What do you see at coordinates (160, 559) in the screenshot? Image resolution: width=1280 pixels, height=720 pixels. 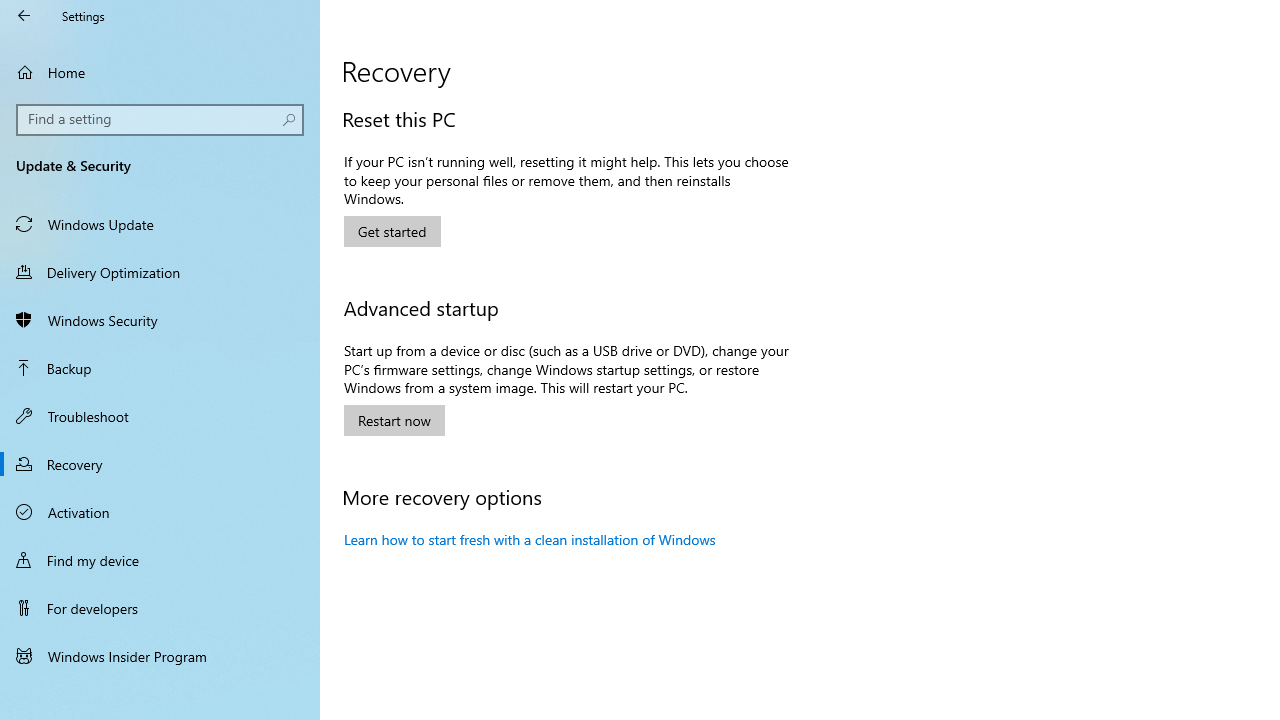 I see `'Find my device'` at bounding box center [160, 559].